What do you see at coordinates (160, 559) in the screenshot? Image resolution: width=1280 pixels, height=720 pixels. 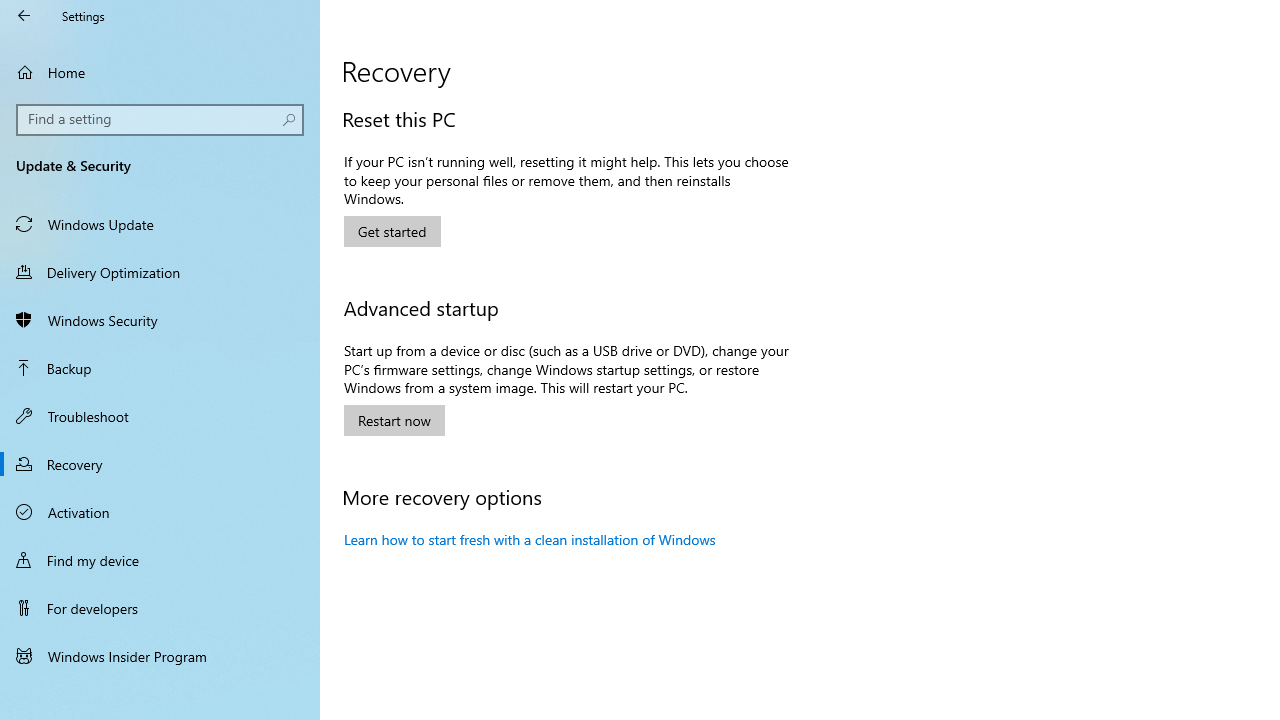 I see `'Find my device'` at bounding box center [160, 559].